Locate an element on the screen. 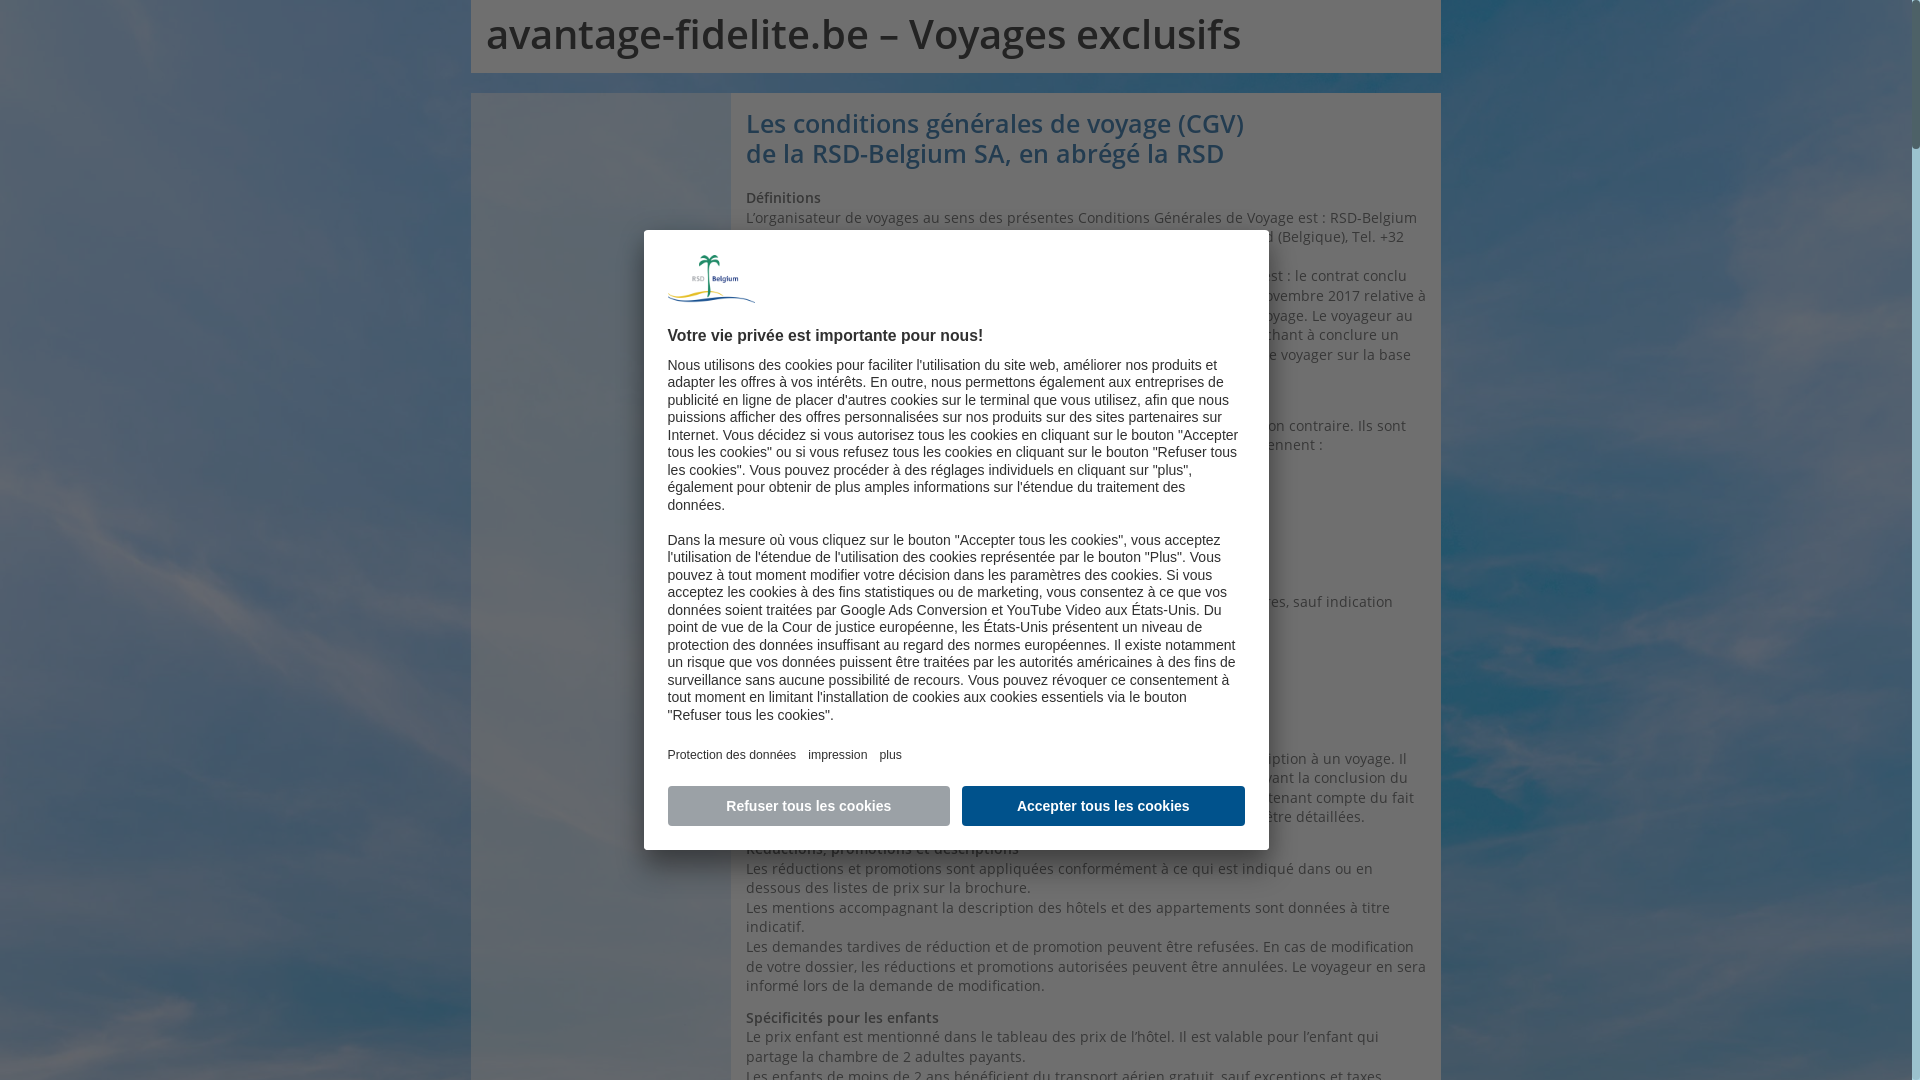 This screenshot has height=1080, width=1920. 'info@fr.rsd-belgium.be' is located at coordinates (966, 255).